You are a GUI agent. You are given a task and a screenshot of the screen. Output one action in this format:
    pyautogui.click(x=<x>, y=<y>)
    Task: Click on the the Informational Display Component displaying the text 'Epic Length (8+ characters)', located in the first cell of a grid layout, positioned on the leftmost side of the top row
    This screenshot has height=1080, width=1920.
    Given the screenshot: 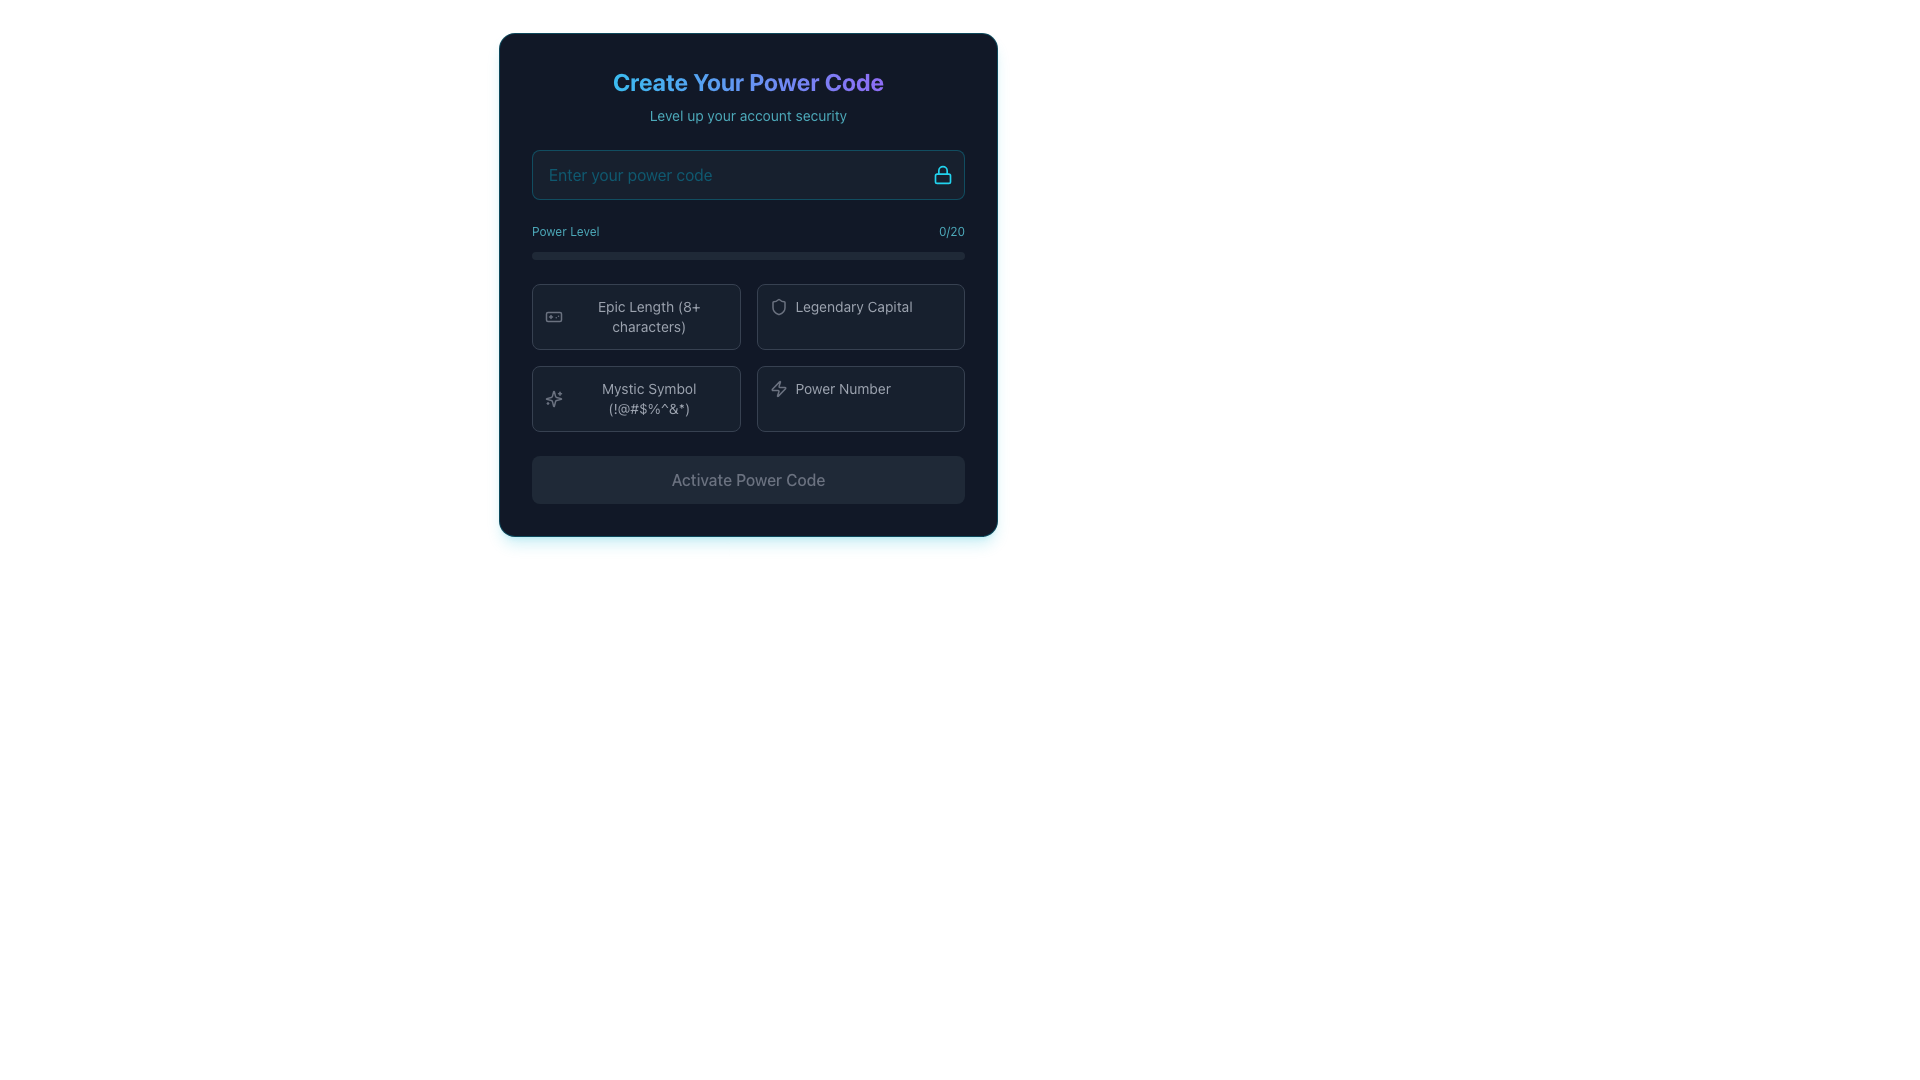 What is the action you would take?
    pyautogui.click(x=747, y=285)
    